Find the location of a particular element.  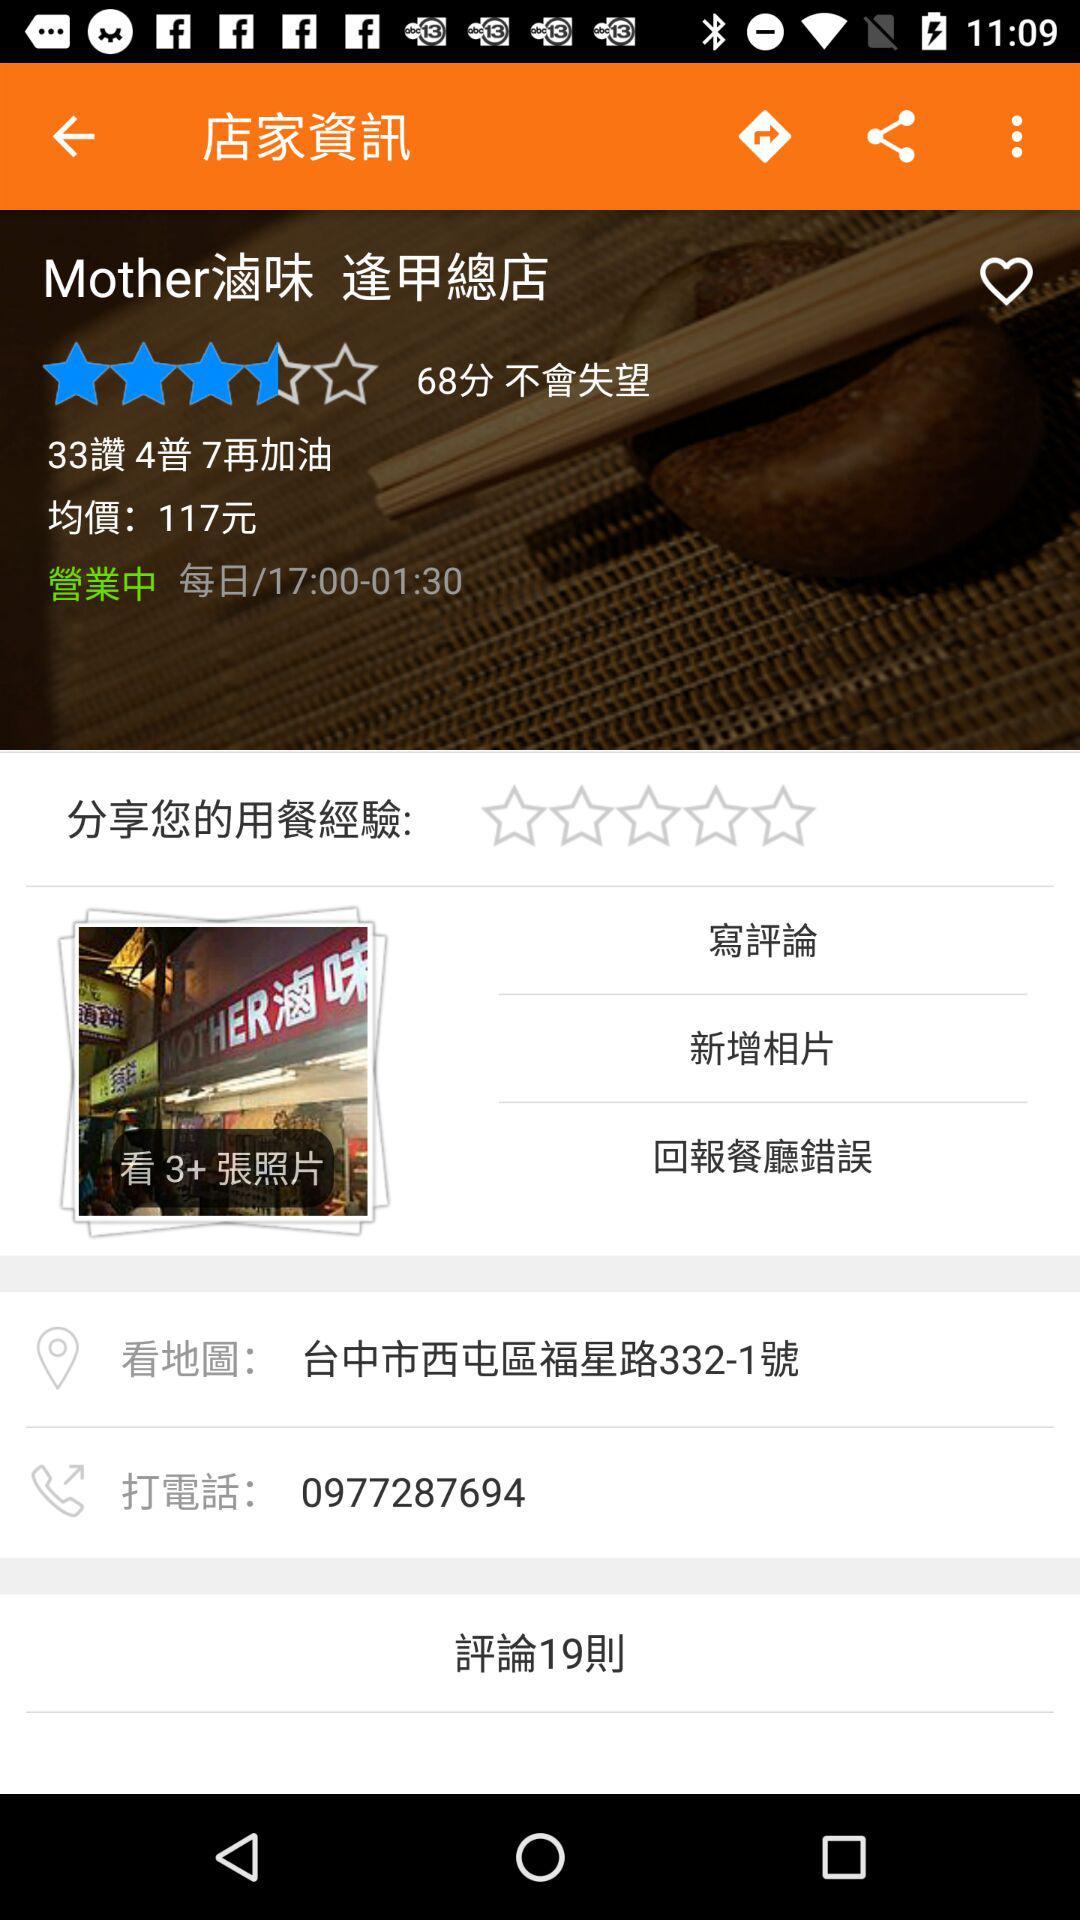

the image which is below the text is located at coordinates (223, 1070).